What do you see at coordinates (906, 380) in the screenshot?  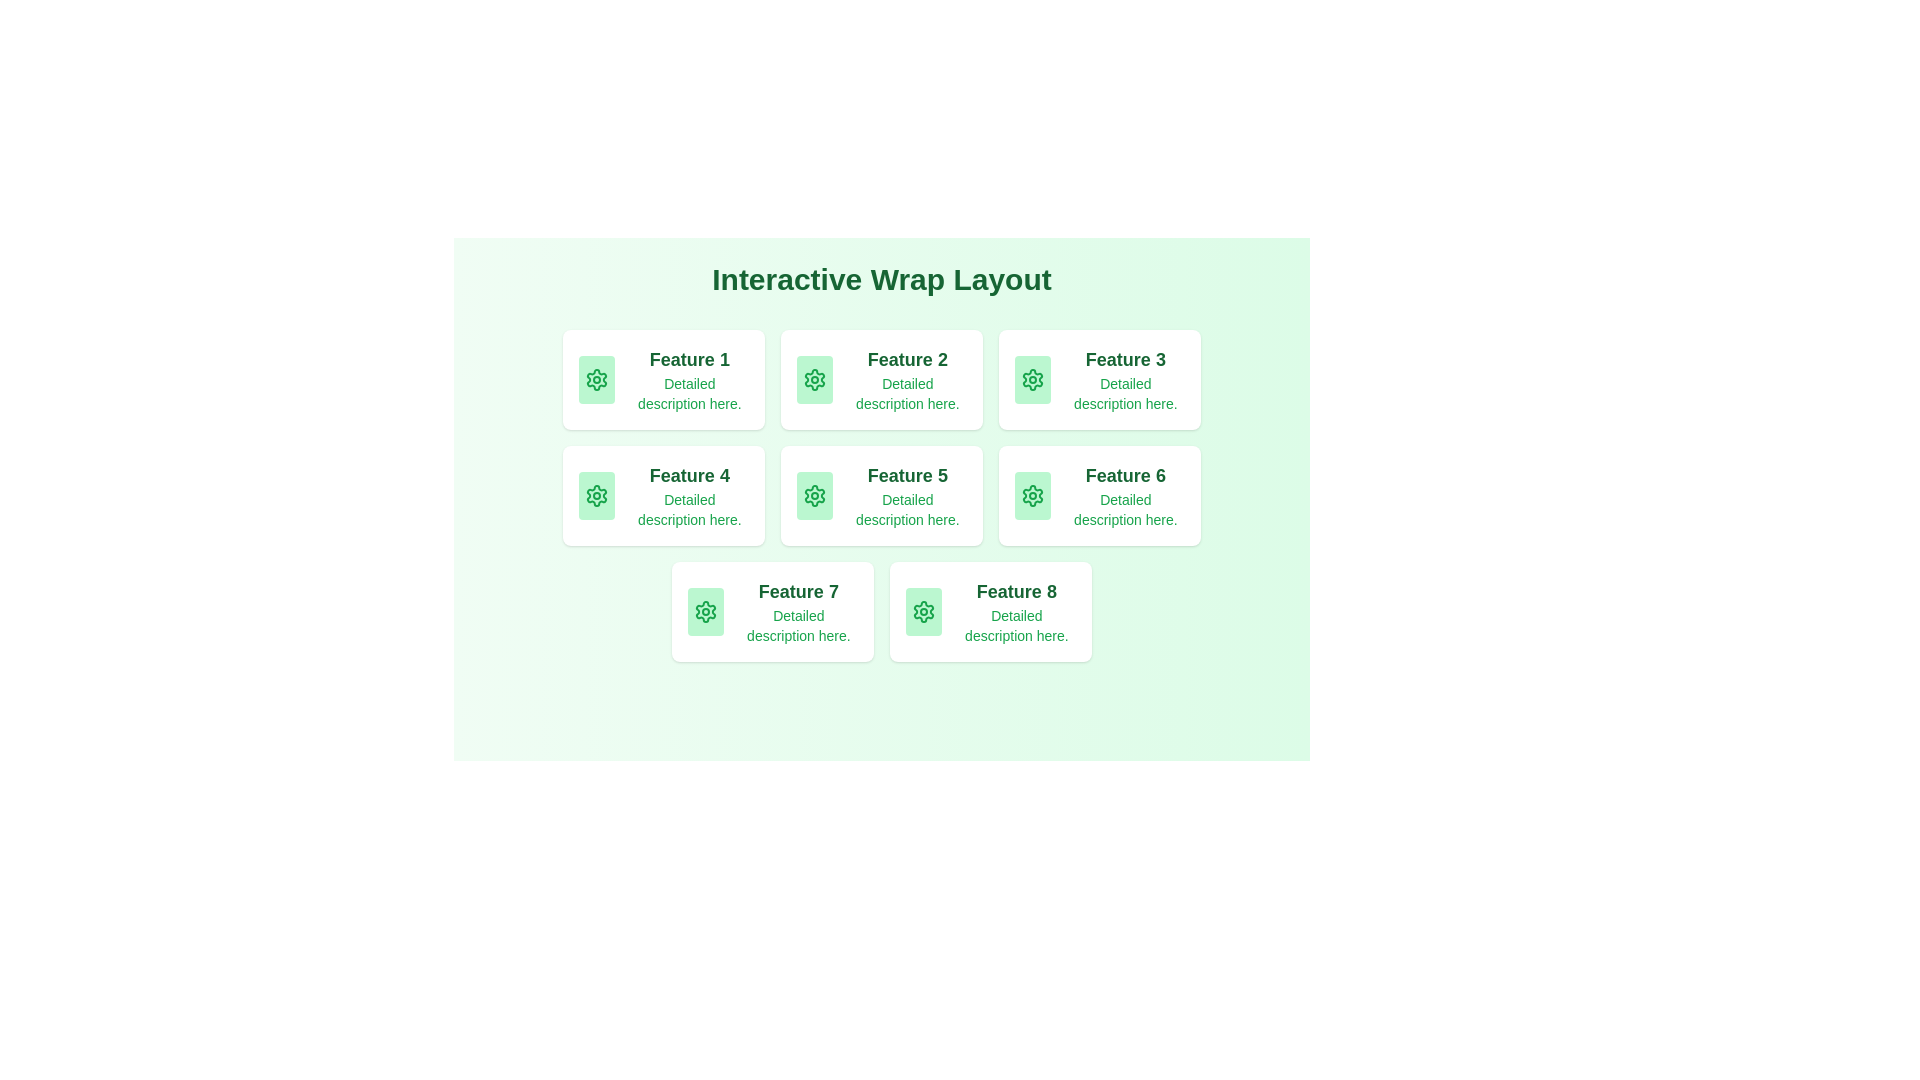 I see `text label located in the second column of the first row within the grid layout, positioned between 'Feature 1' and 'Feature 3'` at bounding box center [906, 380].